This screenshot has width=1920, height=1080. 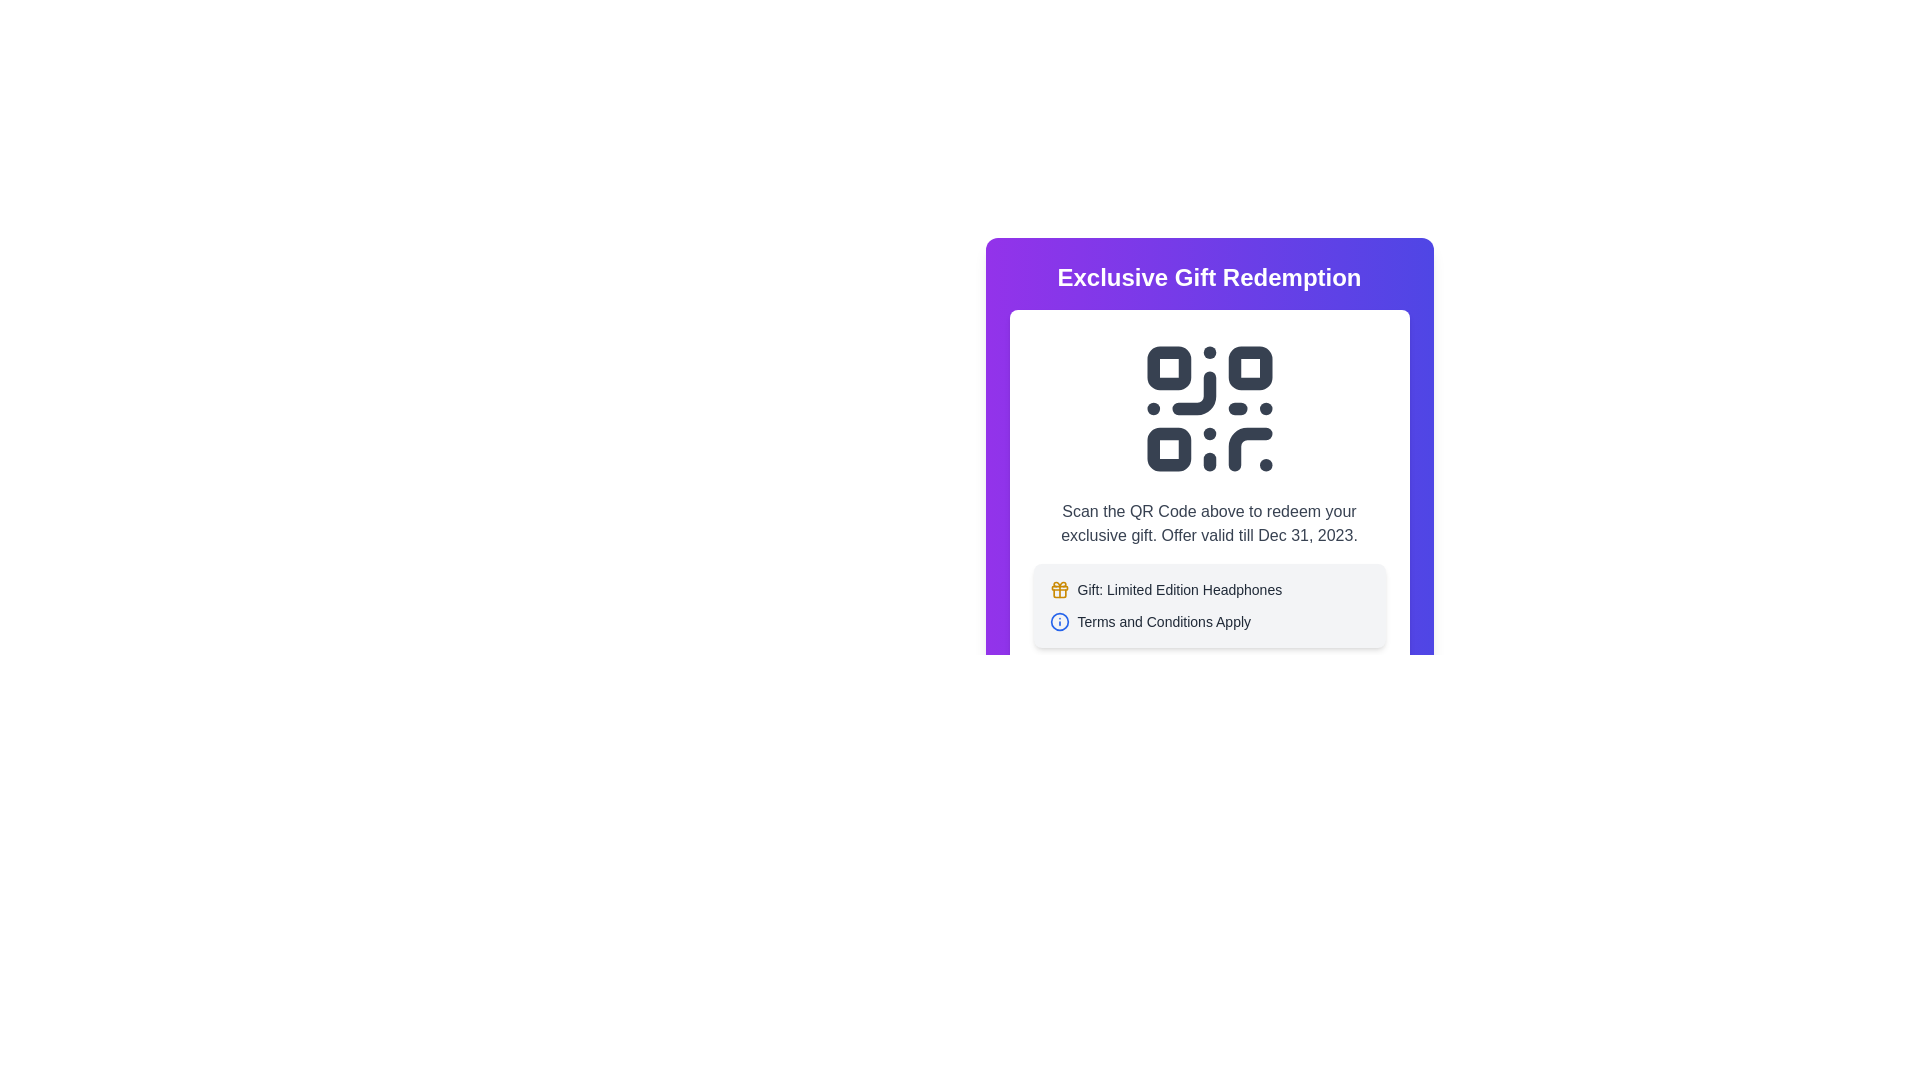 What do you see at coordinates (1208, 604) in the screenshot?
I see `the informational block element that contains the text 'Gift: Limited Edition Headphones' and 'Terms and Conditions Apply', which is located below the QR code section` at bounding box center [1208, 604].